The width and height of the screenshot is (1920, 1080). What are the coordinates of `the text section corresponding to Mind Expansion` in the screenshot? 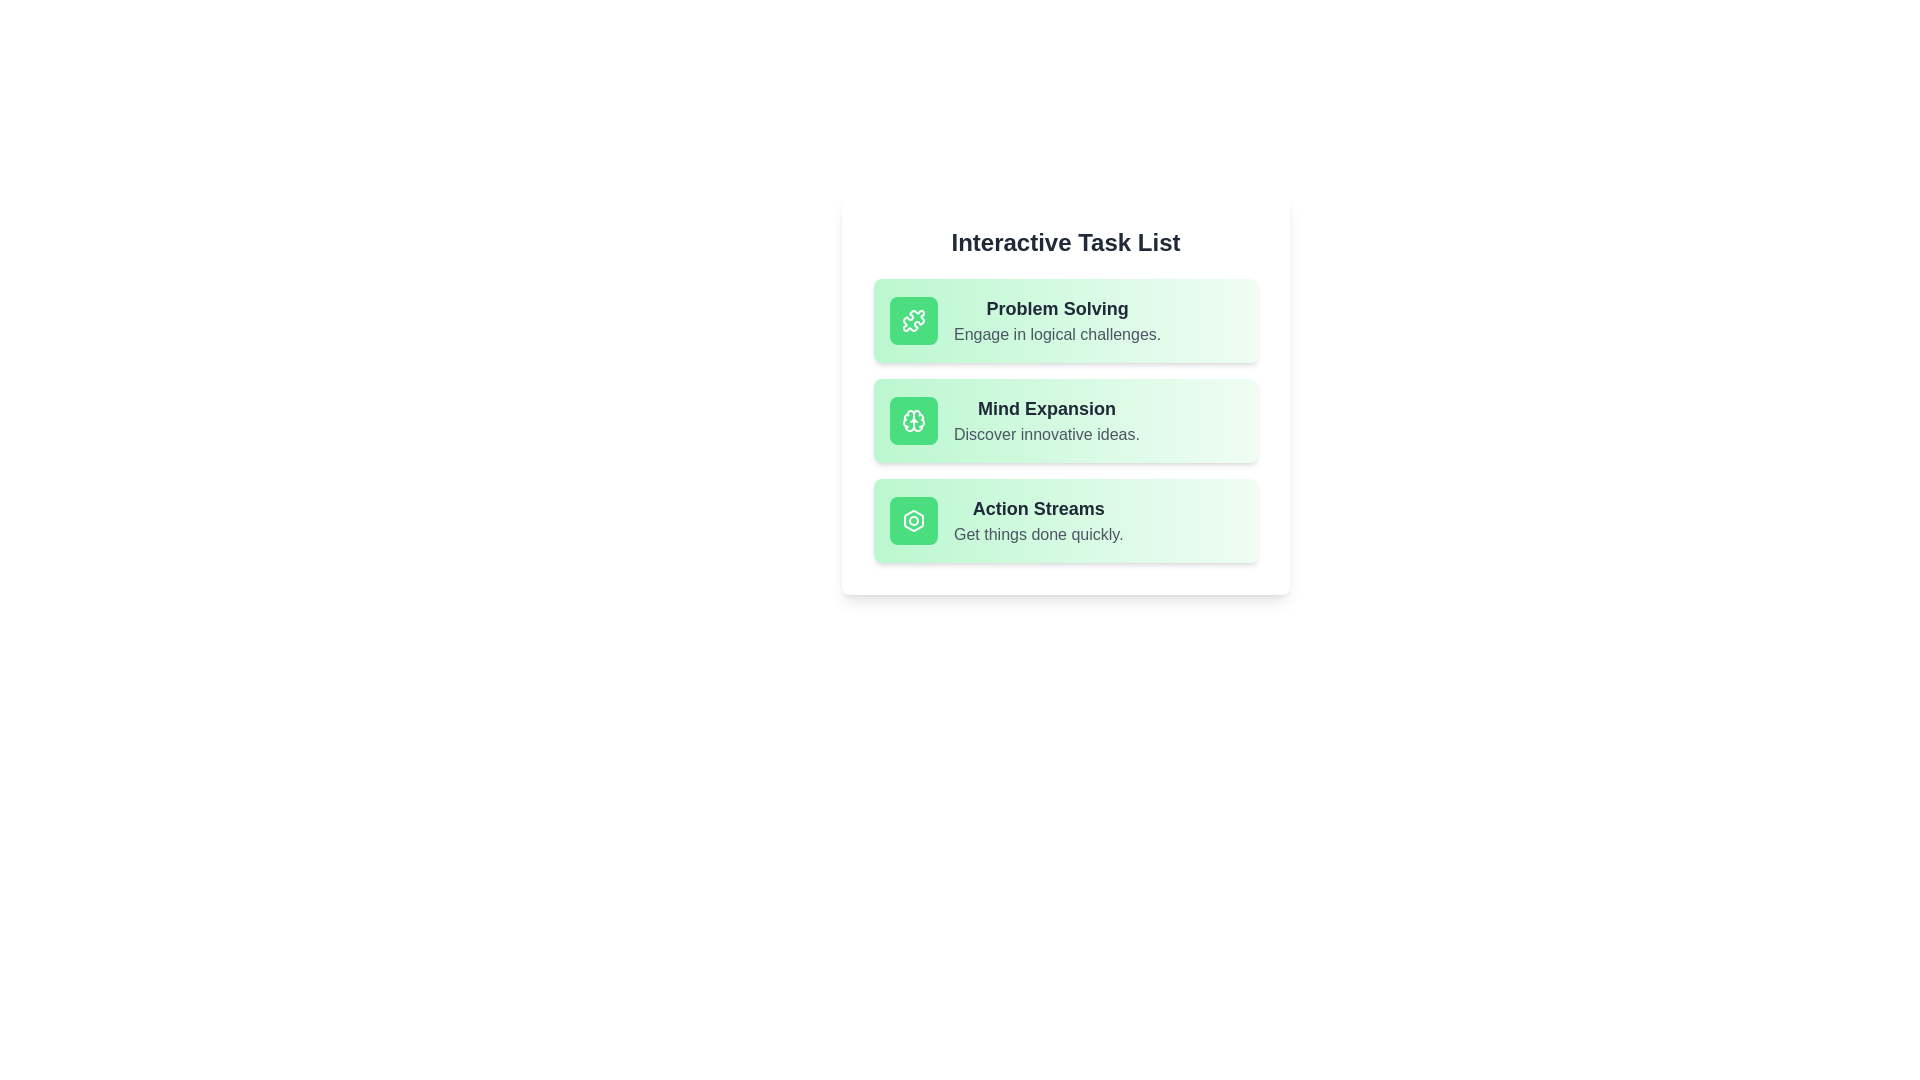 It's located at (1064, 419).